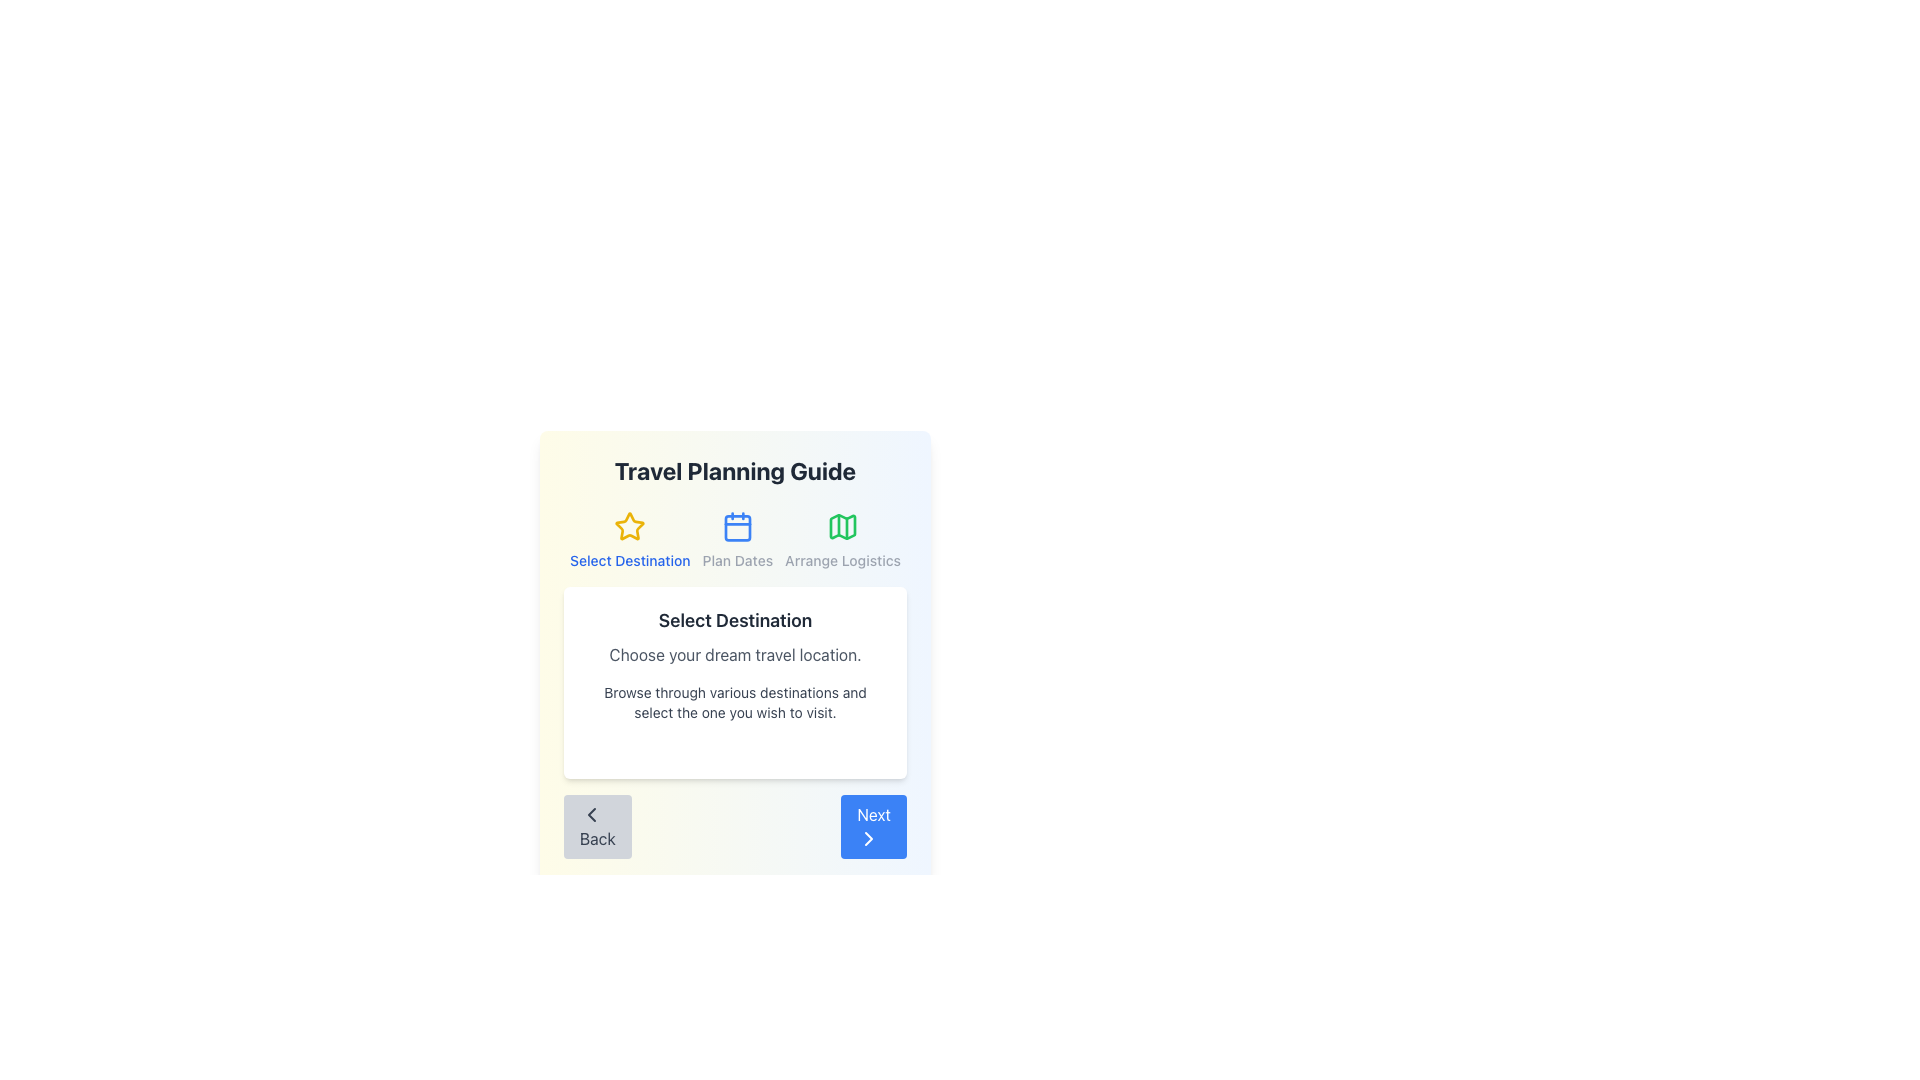 The height and width of the screenshot is (1080, 1920). What do you see at coordinates (843, 540) in the screenshot?
I see `the third button in the horizontal layout under the header 'Travel Planning Guide'` at bounding box center [843, 540].